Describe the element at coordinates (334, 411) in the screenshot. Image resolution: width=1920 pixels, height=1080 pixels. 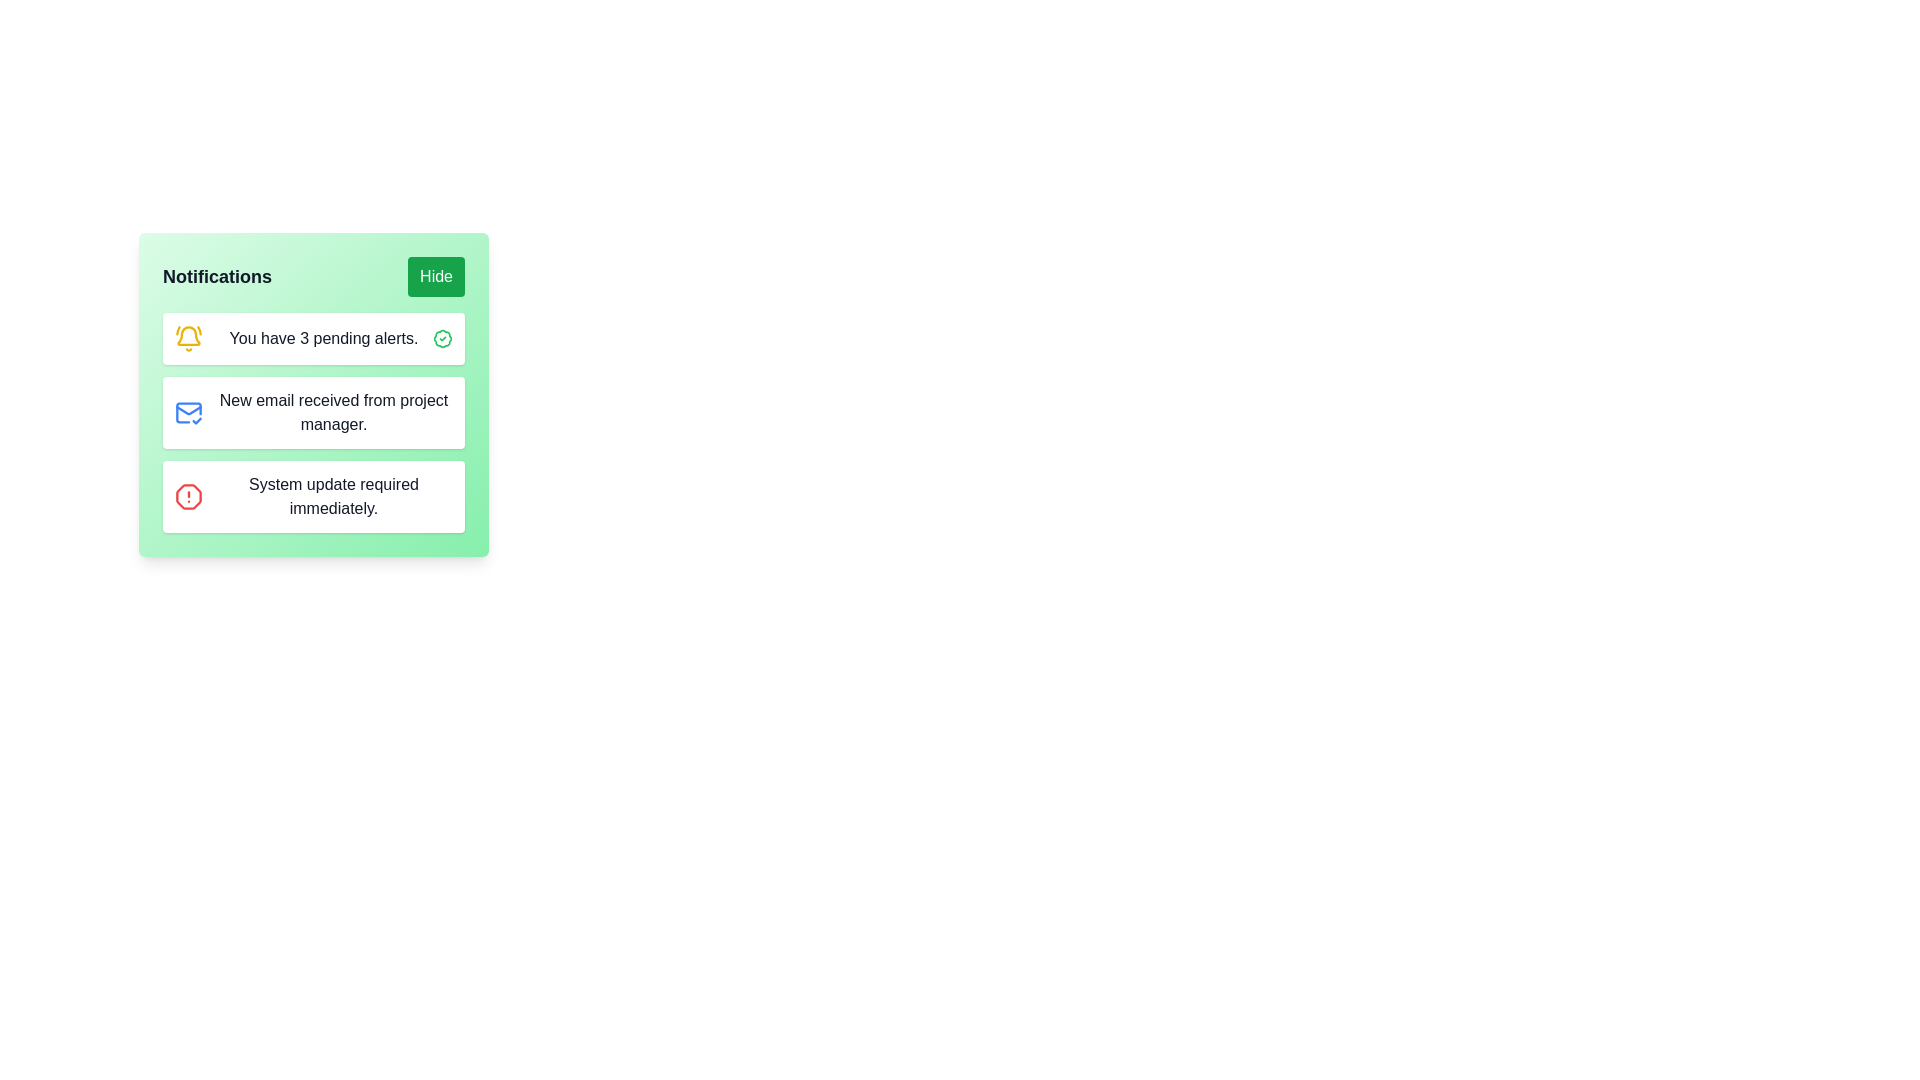
I see `the text label element that reads 'New email received from project manager.' located in the second notification item of the notification panel` at that location.